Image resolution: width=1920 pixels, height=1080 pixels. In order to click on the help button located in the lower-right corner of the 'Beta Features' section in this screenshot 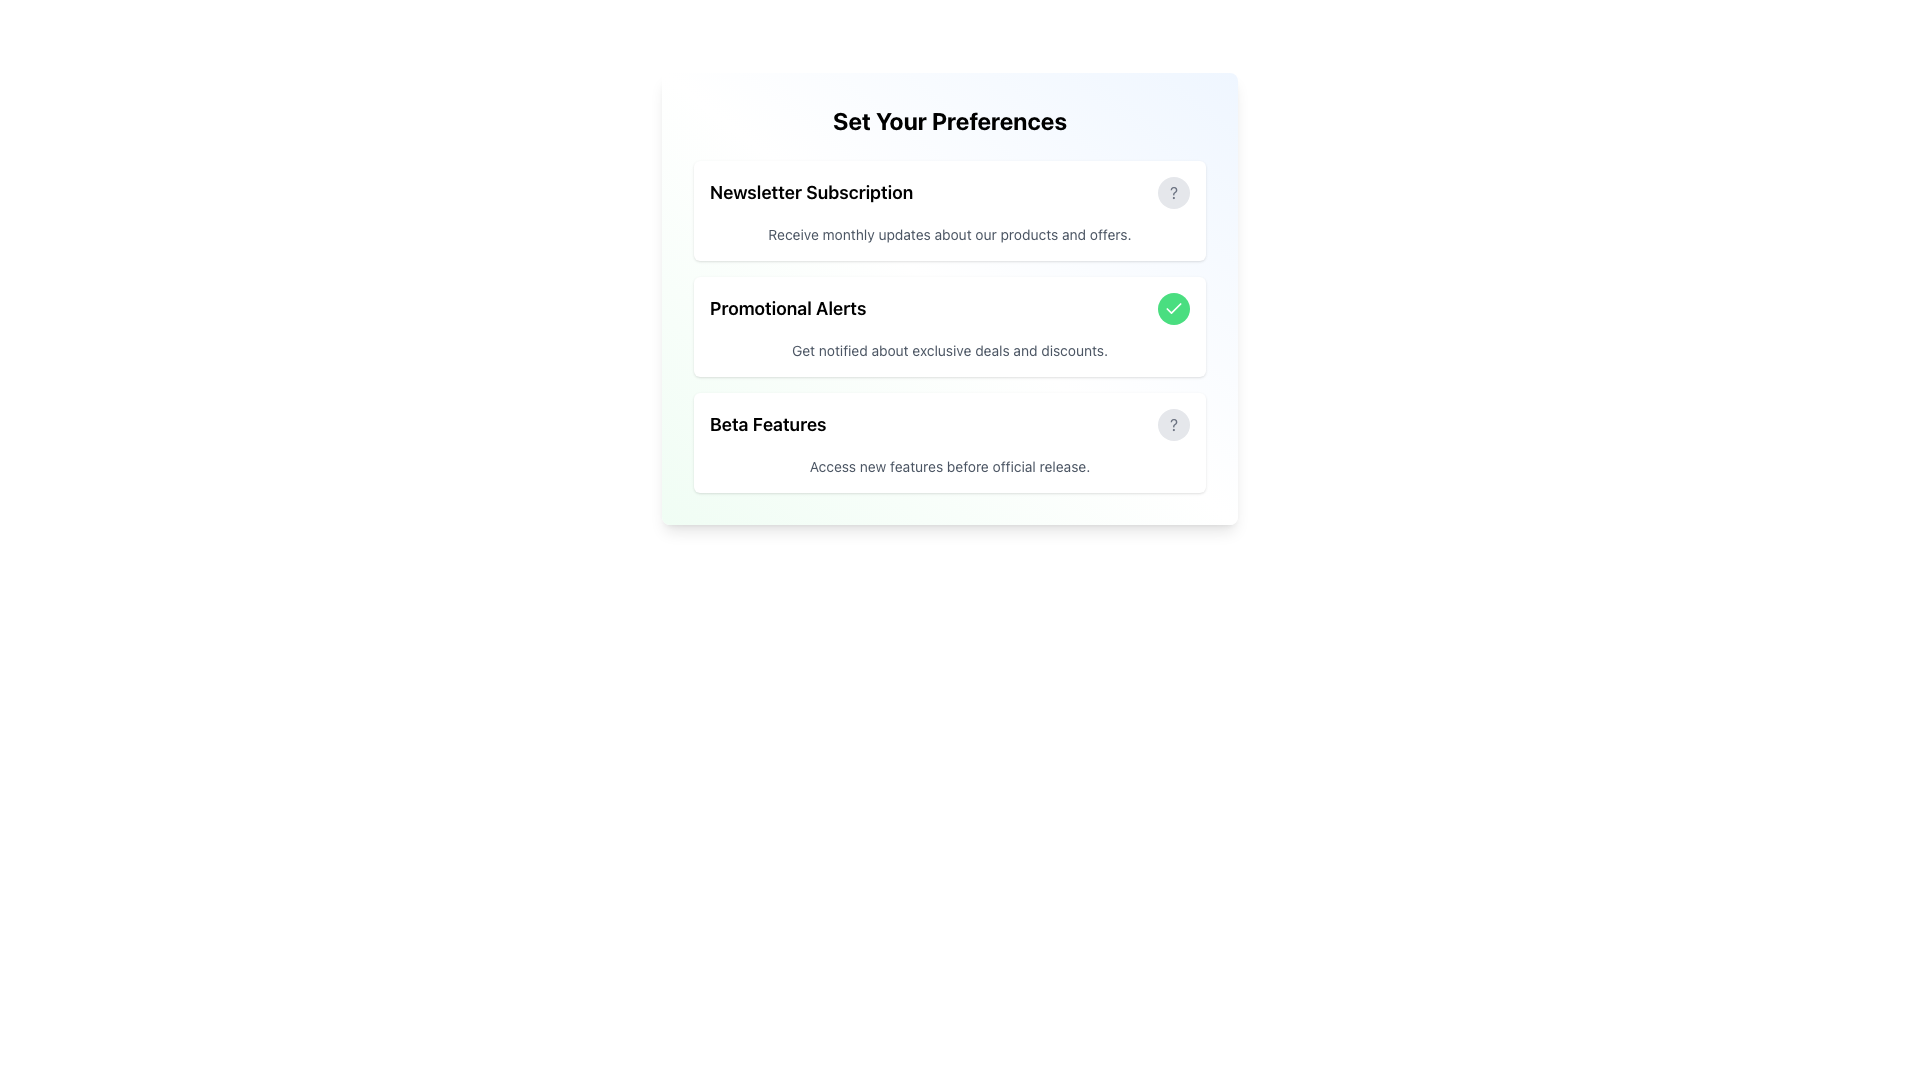, I will do `click(1174, 423)`.